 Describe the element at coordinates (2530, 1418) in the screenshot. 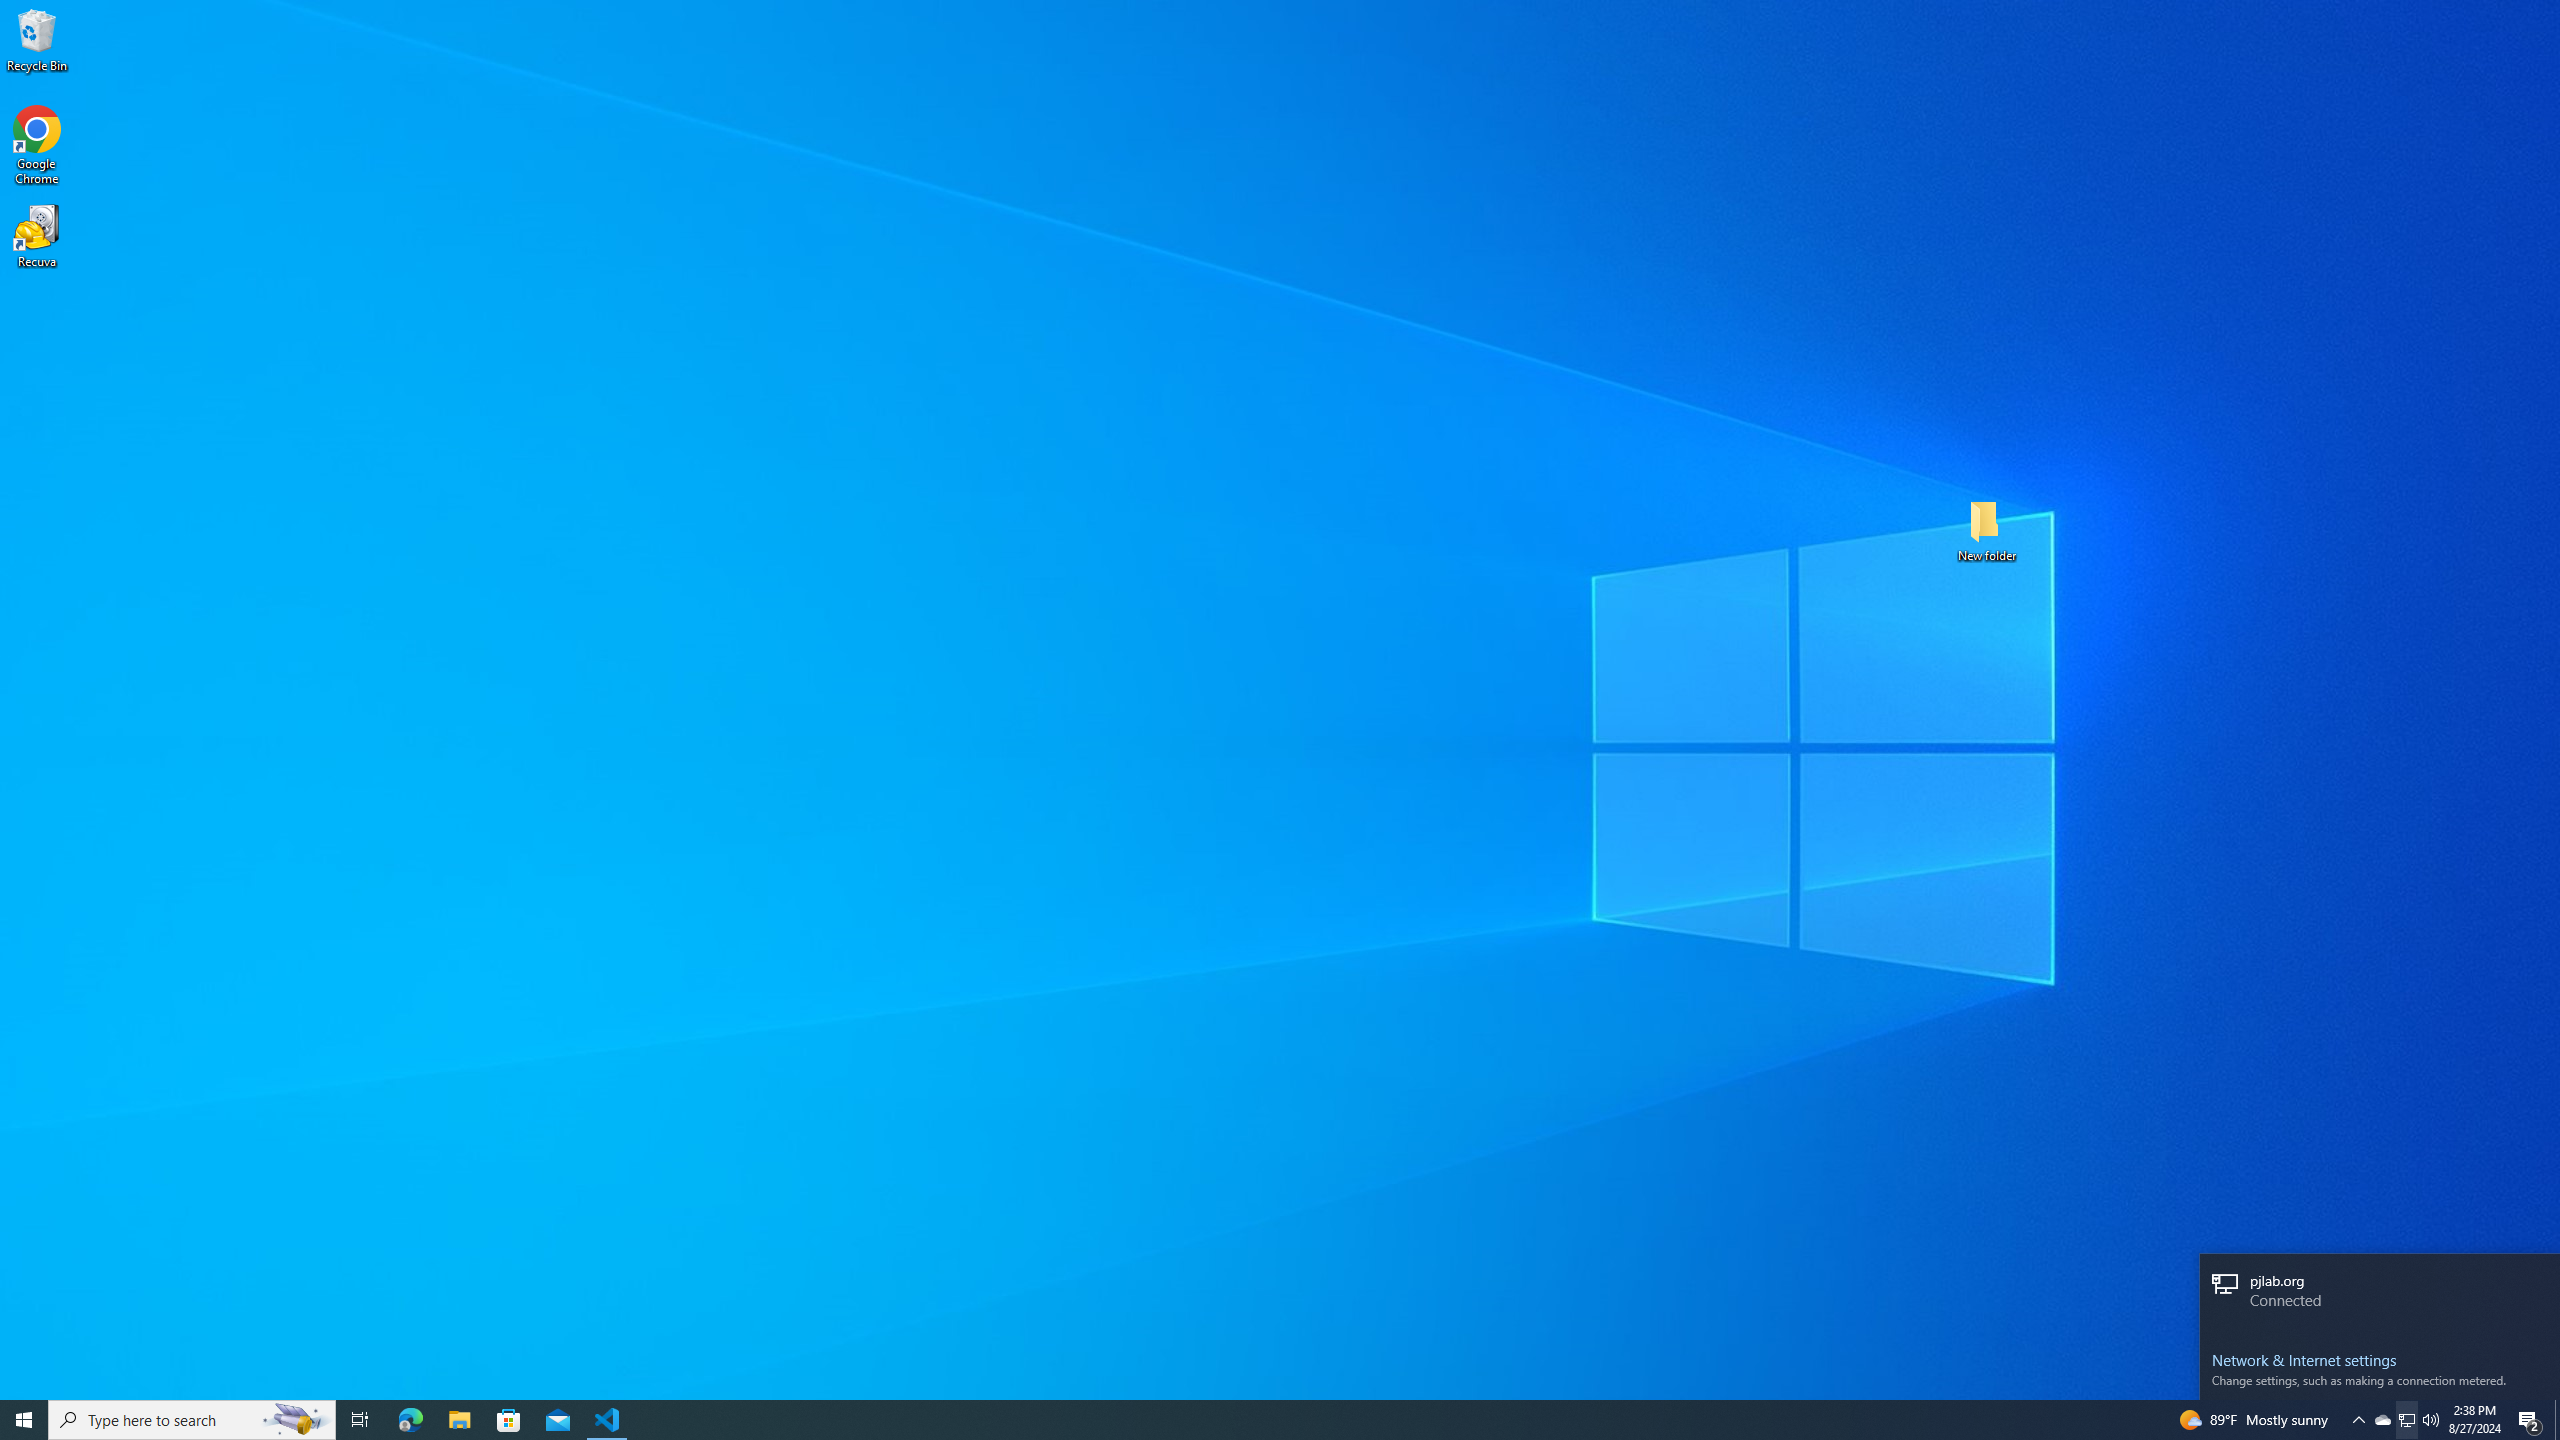

I see `'Action Center, 2 new notifications'` at that location.